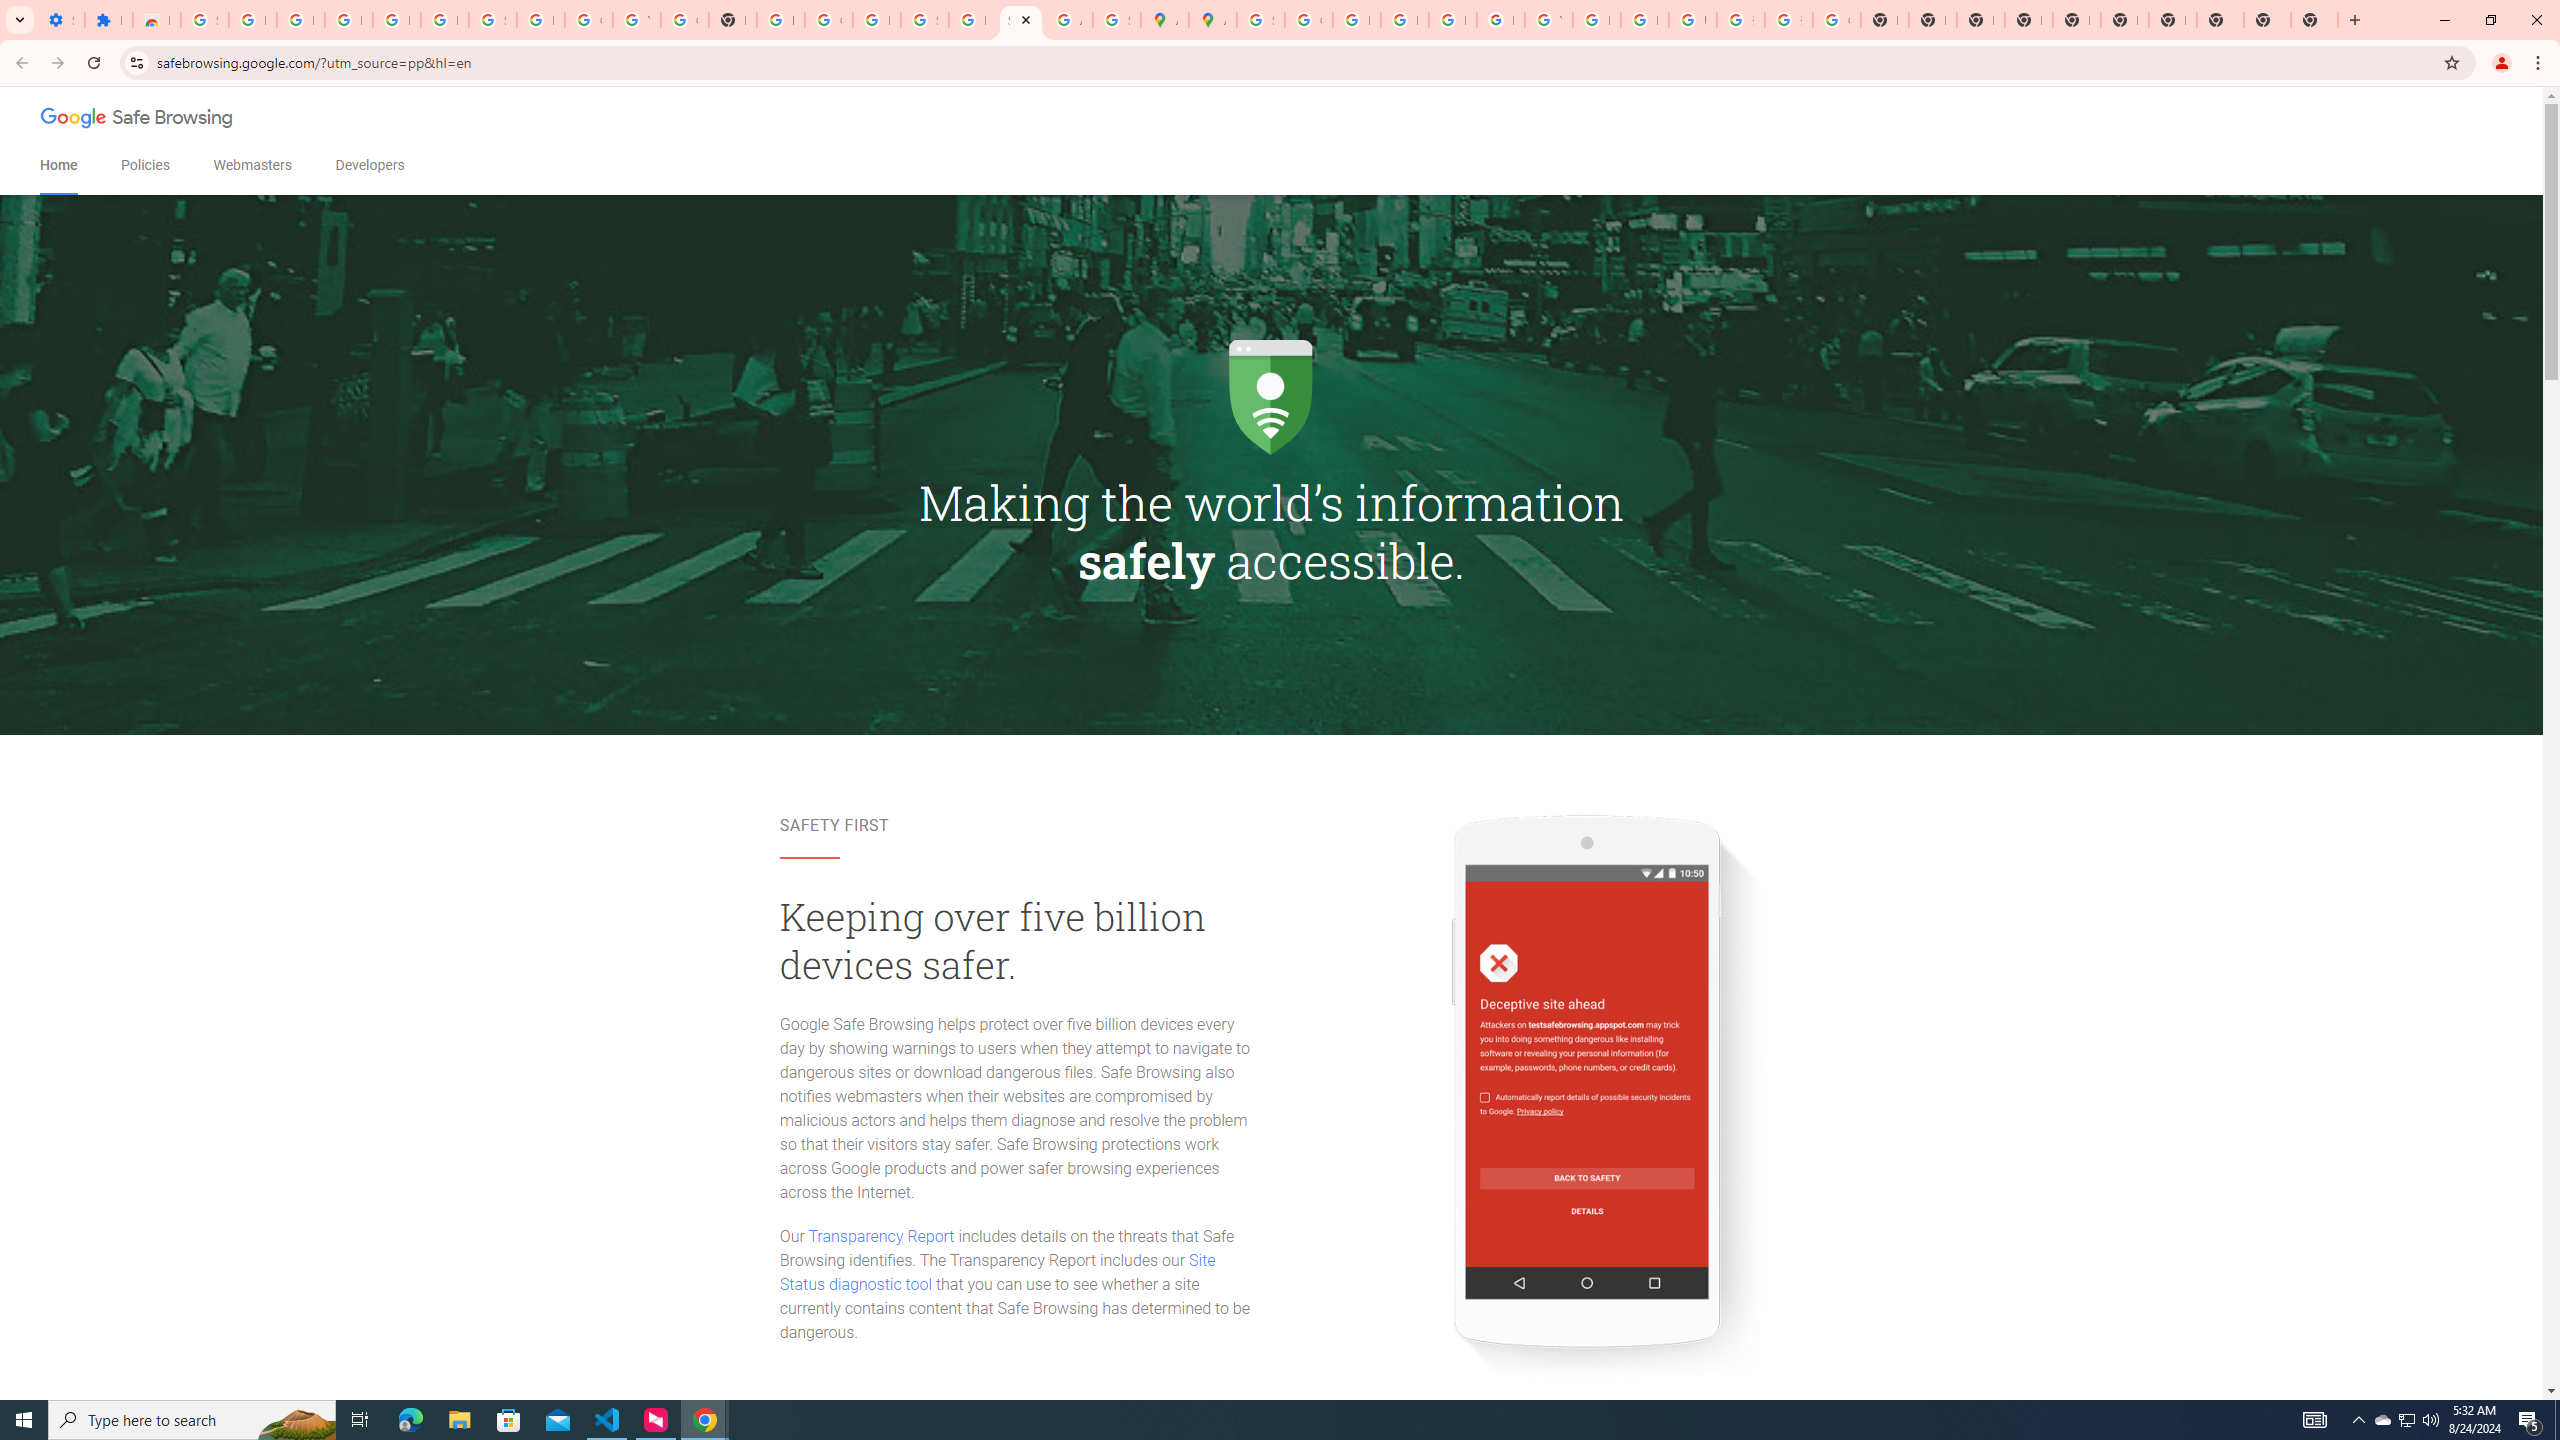 This screenshot has height=1440, width=2560. Describe the element at coordinates (61, 19) in the screenshot. I see `'Settings - On startup'` at that location.